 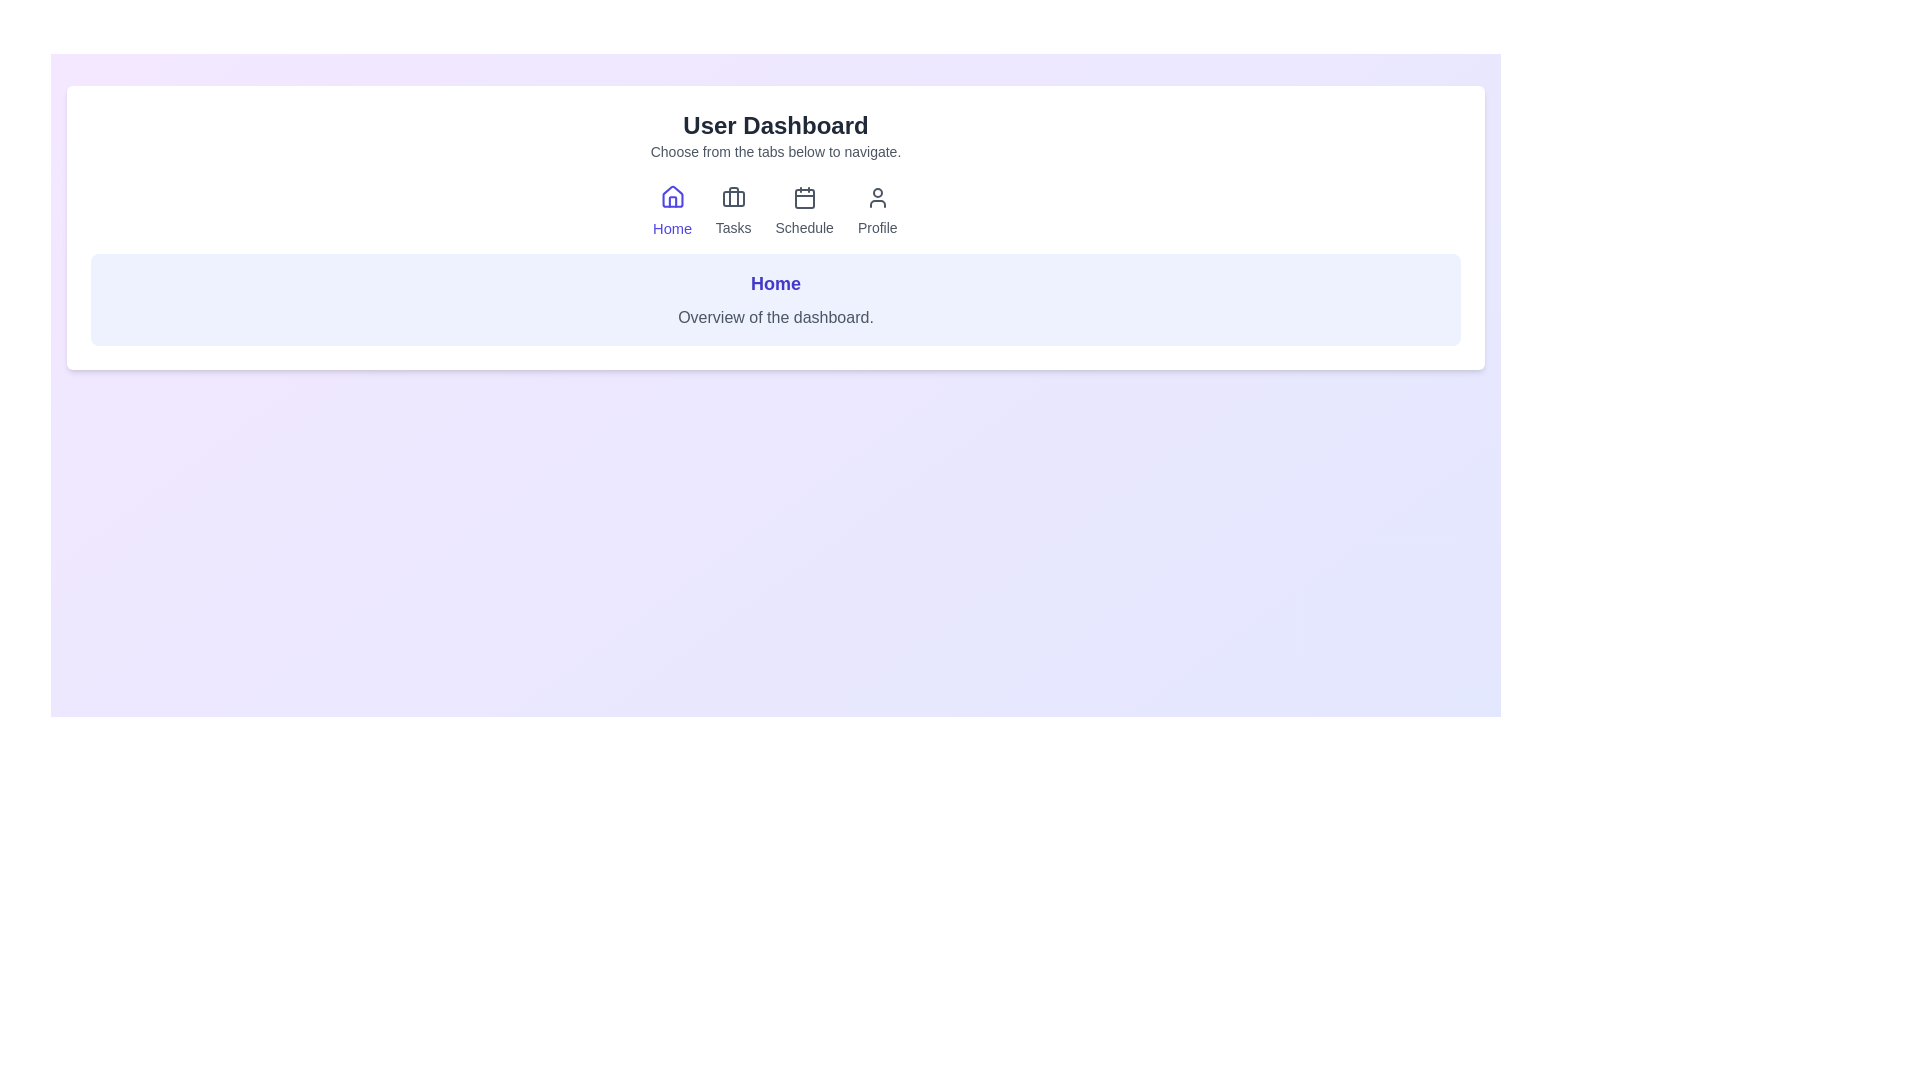 What do you see at coordinates (804, 212) in the screenshot?
I see `the third item in the navigation menu, which accesses the 'Schedule' section of the application, to observe hover effects` at bounding box center [804, 212].